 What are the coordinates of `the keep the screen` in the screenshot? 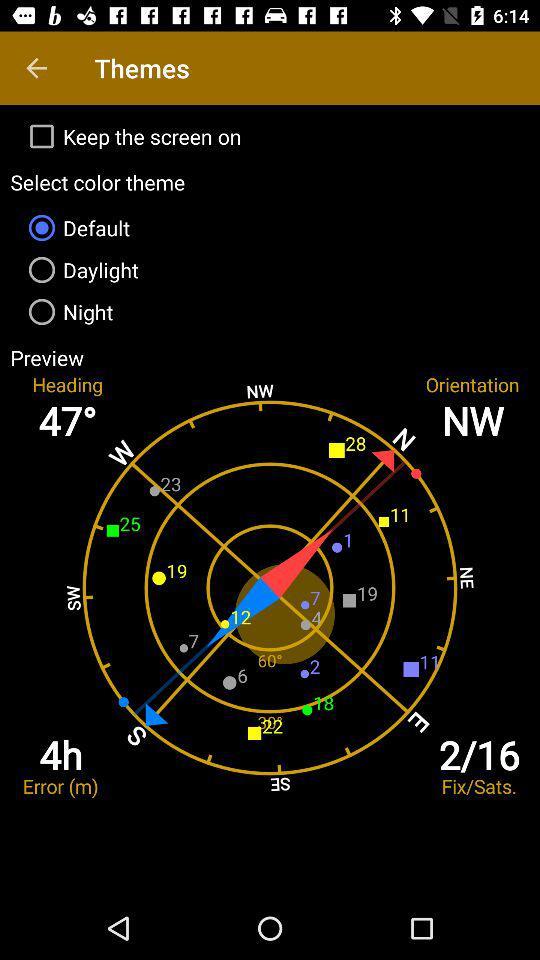 It's located at (270, 135).